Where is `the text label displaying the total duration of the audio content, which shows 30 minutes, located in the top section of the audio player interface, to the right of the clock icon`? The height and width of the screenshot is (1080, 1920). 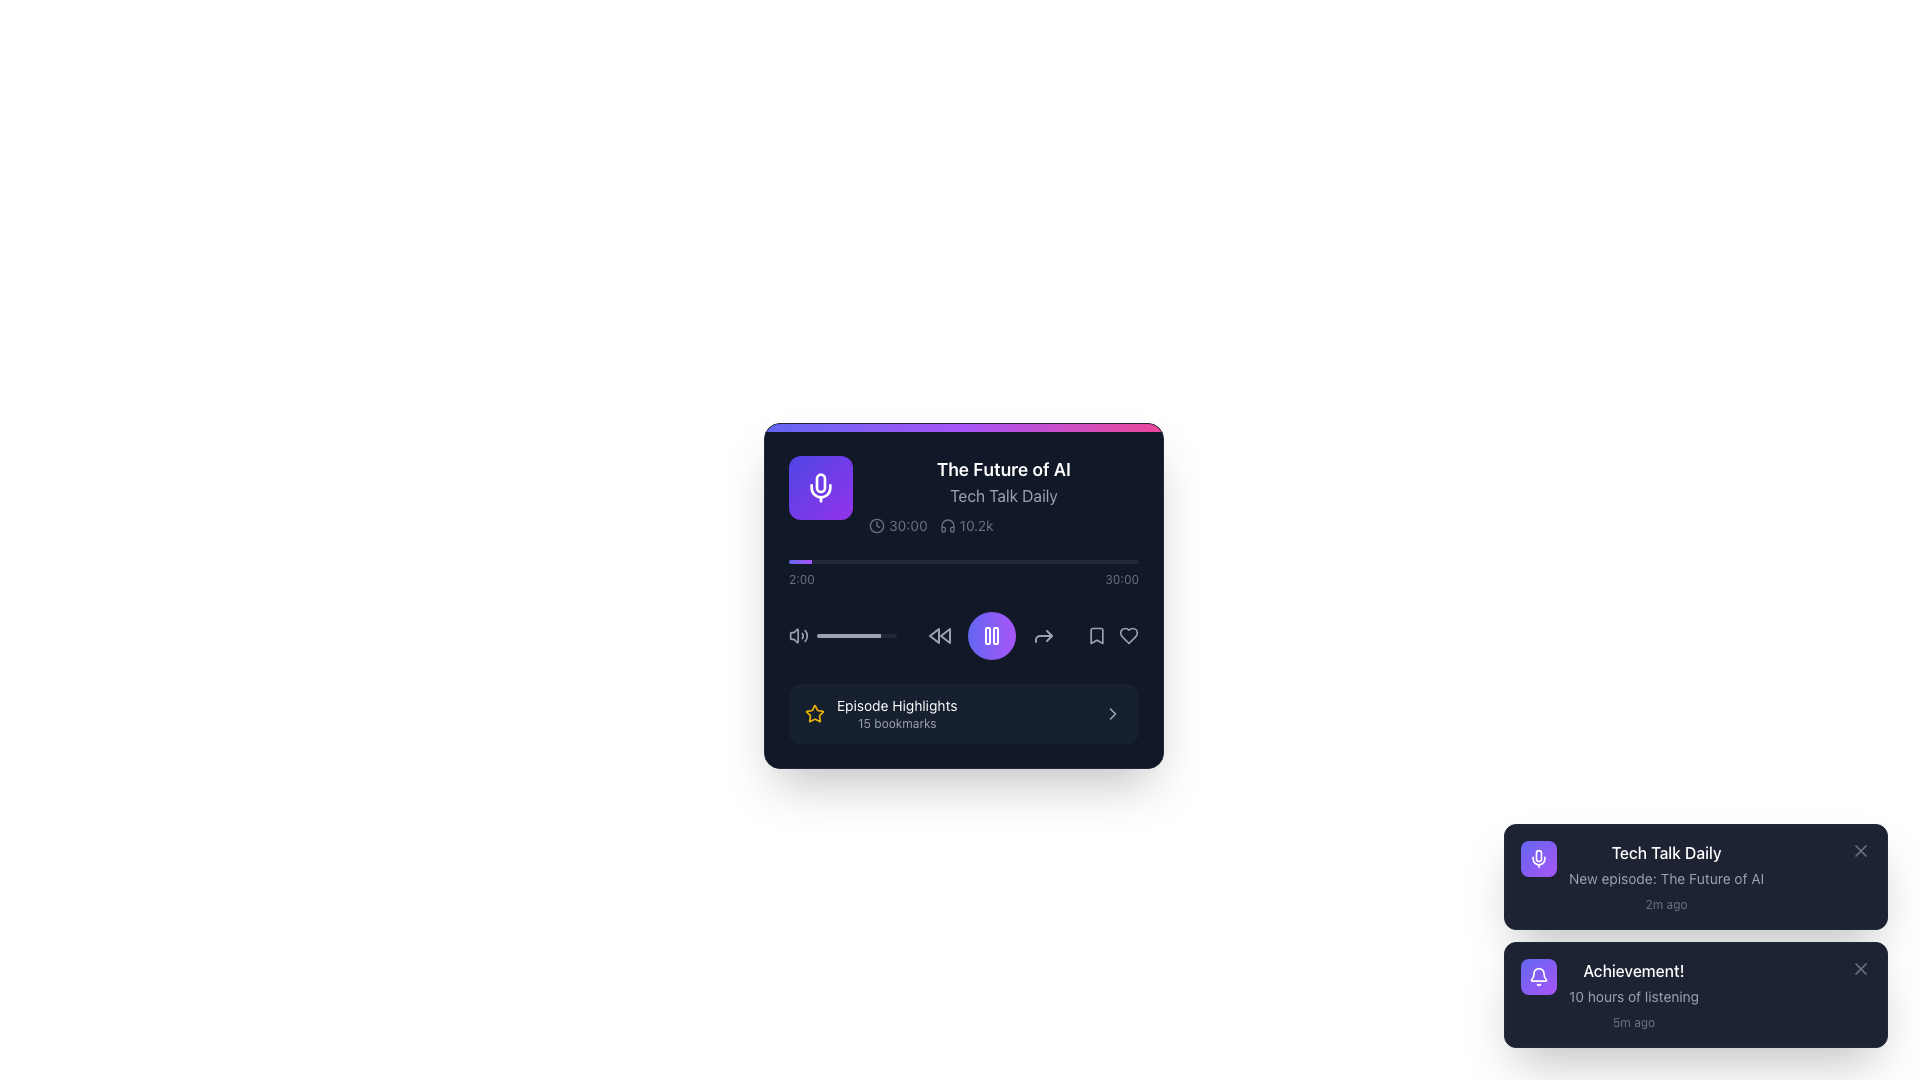 the text label displaying the total duration of the audio content, which shows 30 minutes, located in the top section of the audio player interface, to the right of the clock icon is located at coordinates (907, 524).